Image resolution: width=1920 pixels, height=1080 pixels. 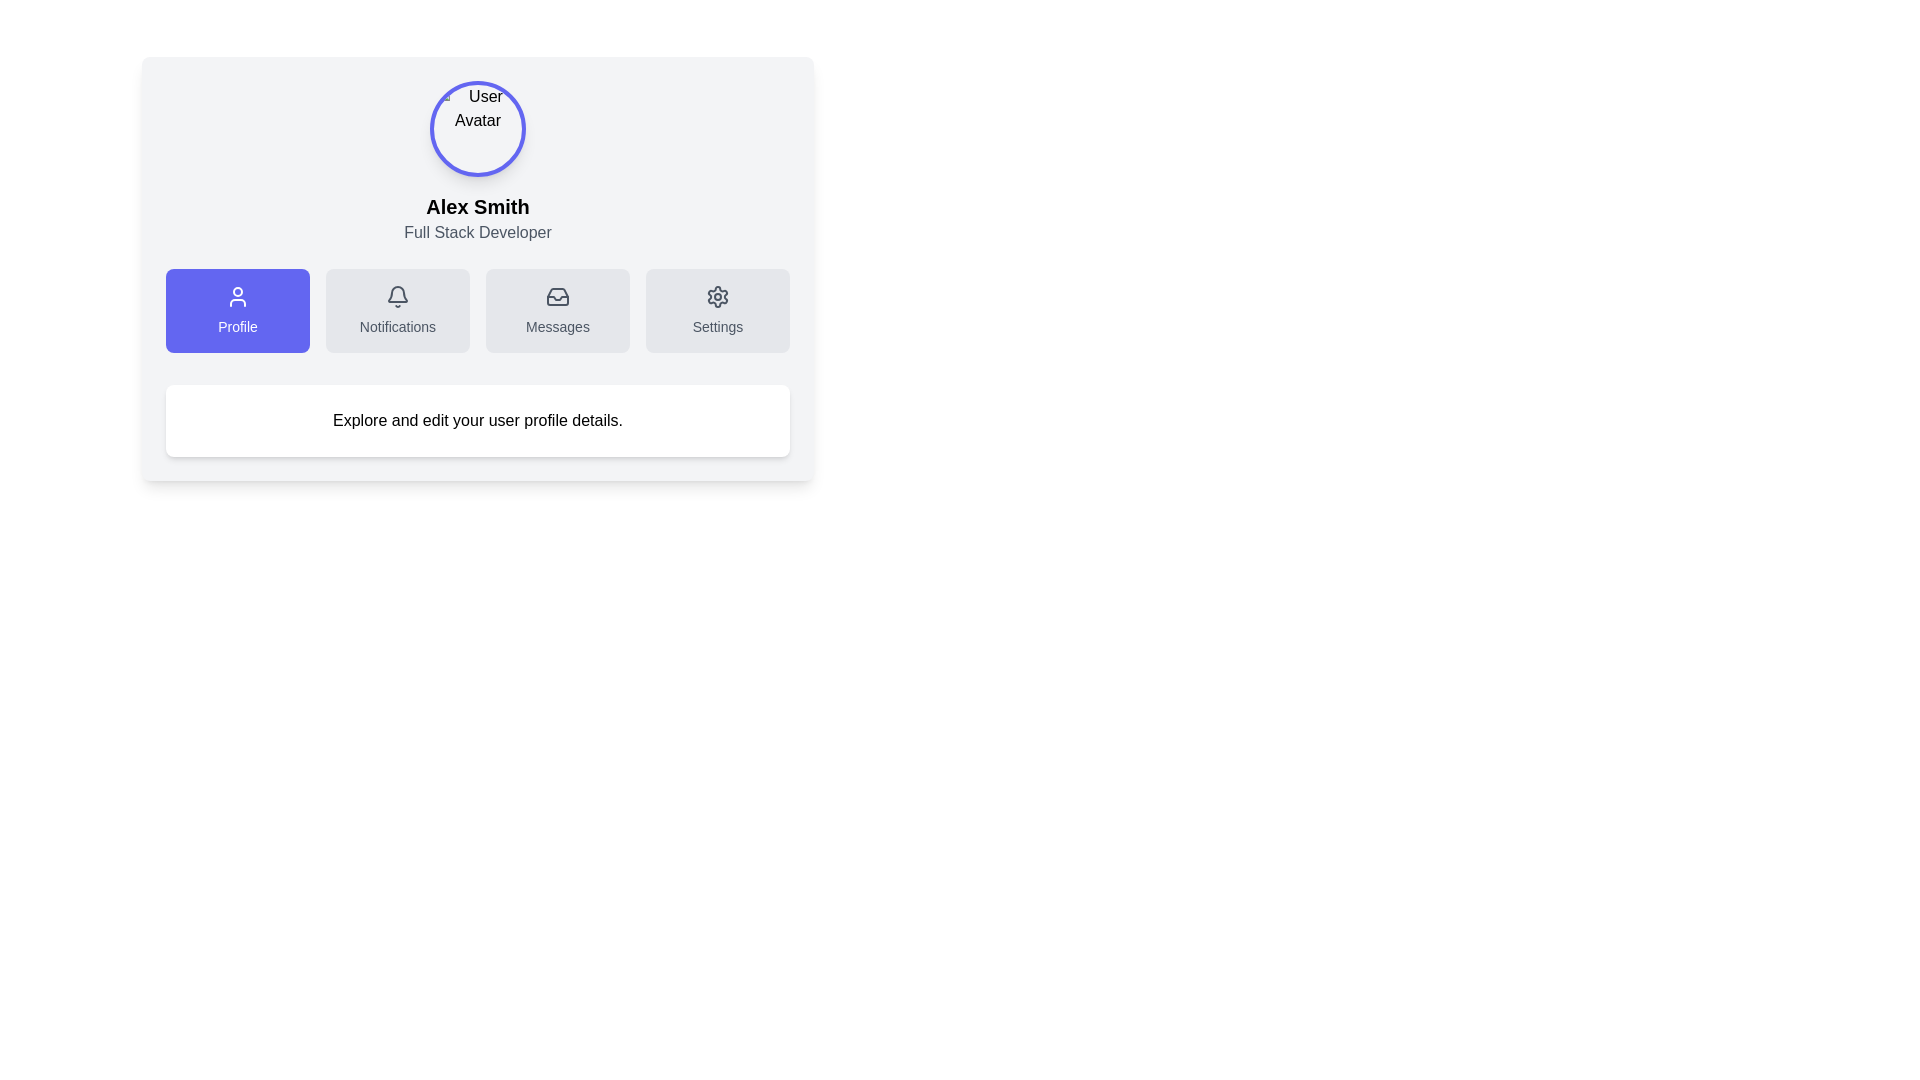 What do you see at coordinates (718, 297) in the screenshot?
I see `the Settings Cog icon` at bounding box center [718, 297].